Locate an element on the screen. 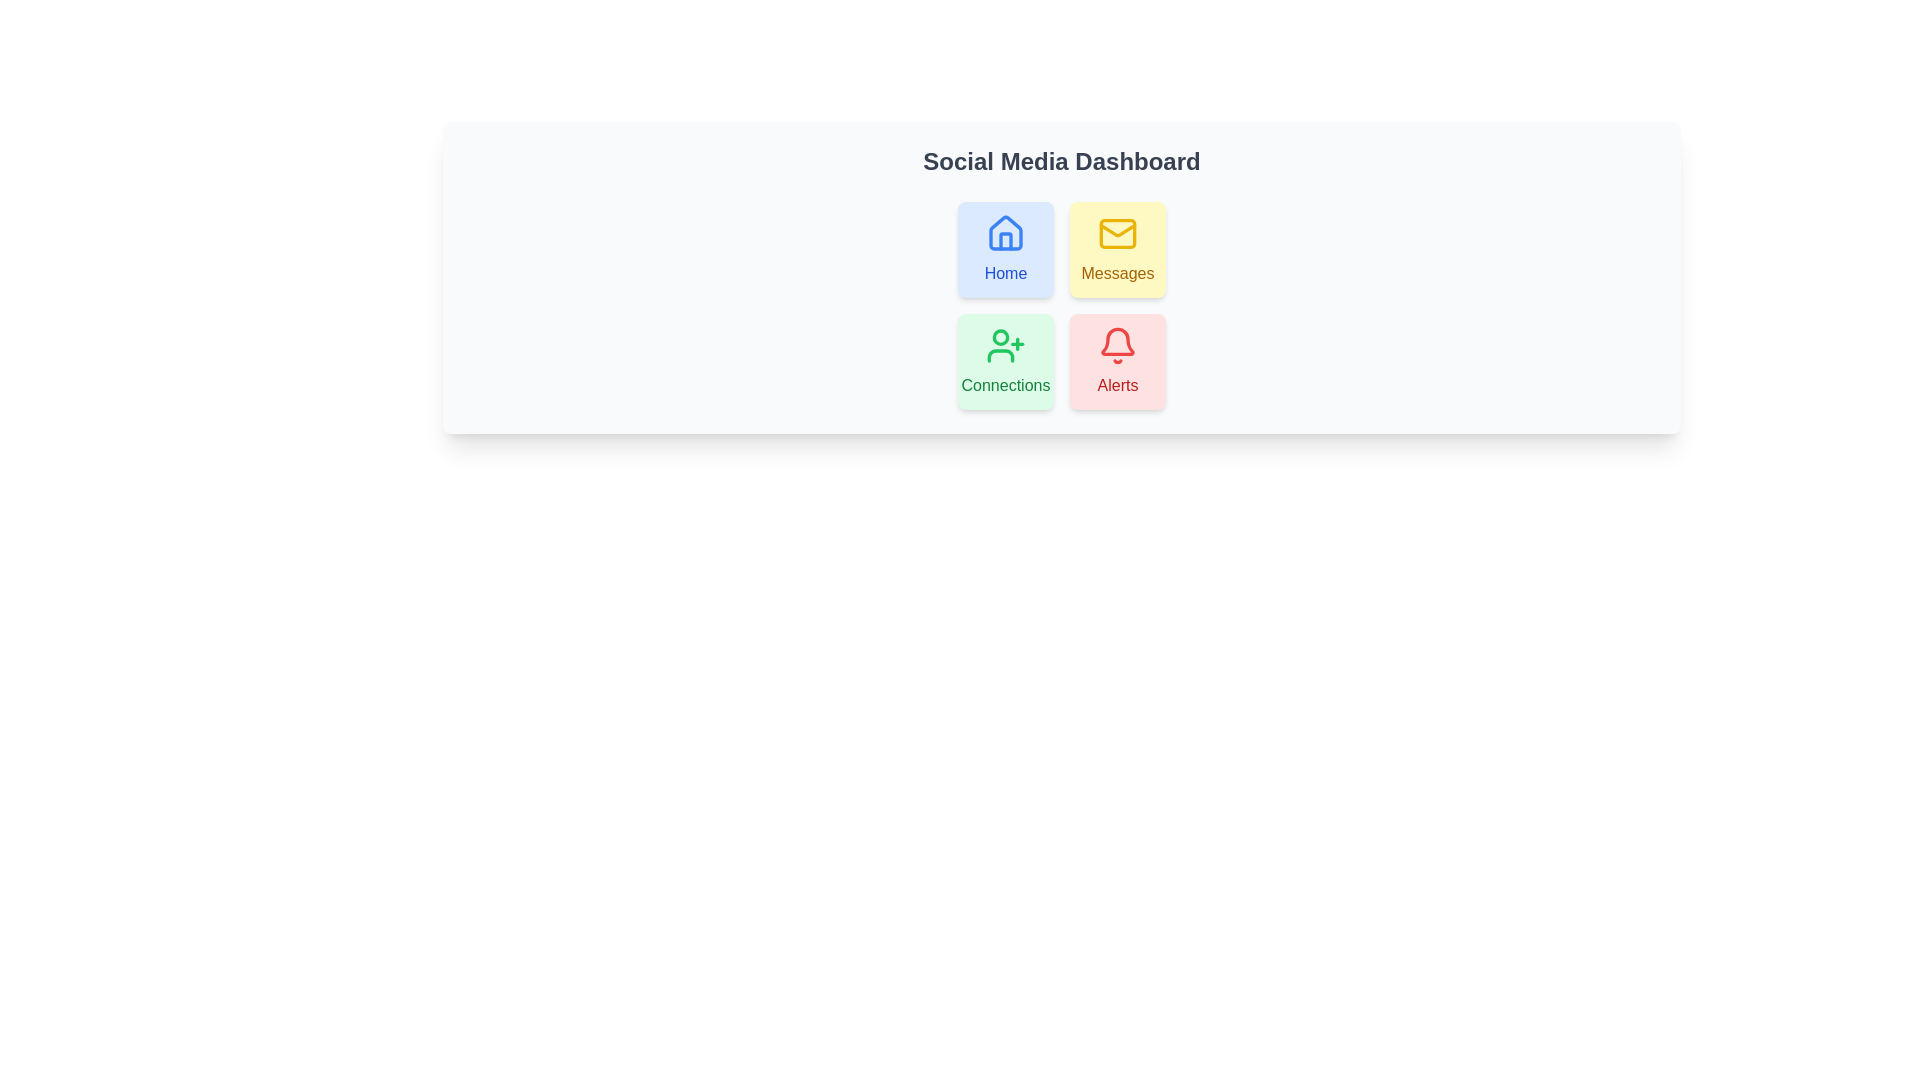 Image resolution: width=1920 pixels, height=1080 pixels. 'Alerts' label, which is styled in a medium red font and located below the bell icon in the bottom section of a red-themed tile in a 2x2 grid layout is located at coordinates (1117, 385).